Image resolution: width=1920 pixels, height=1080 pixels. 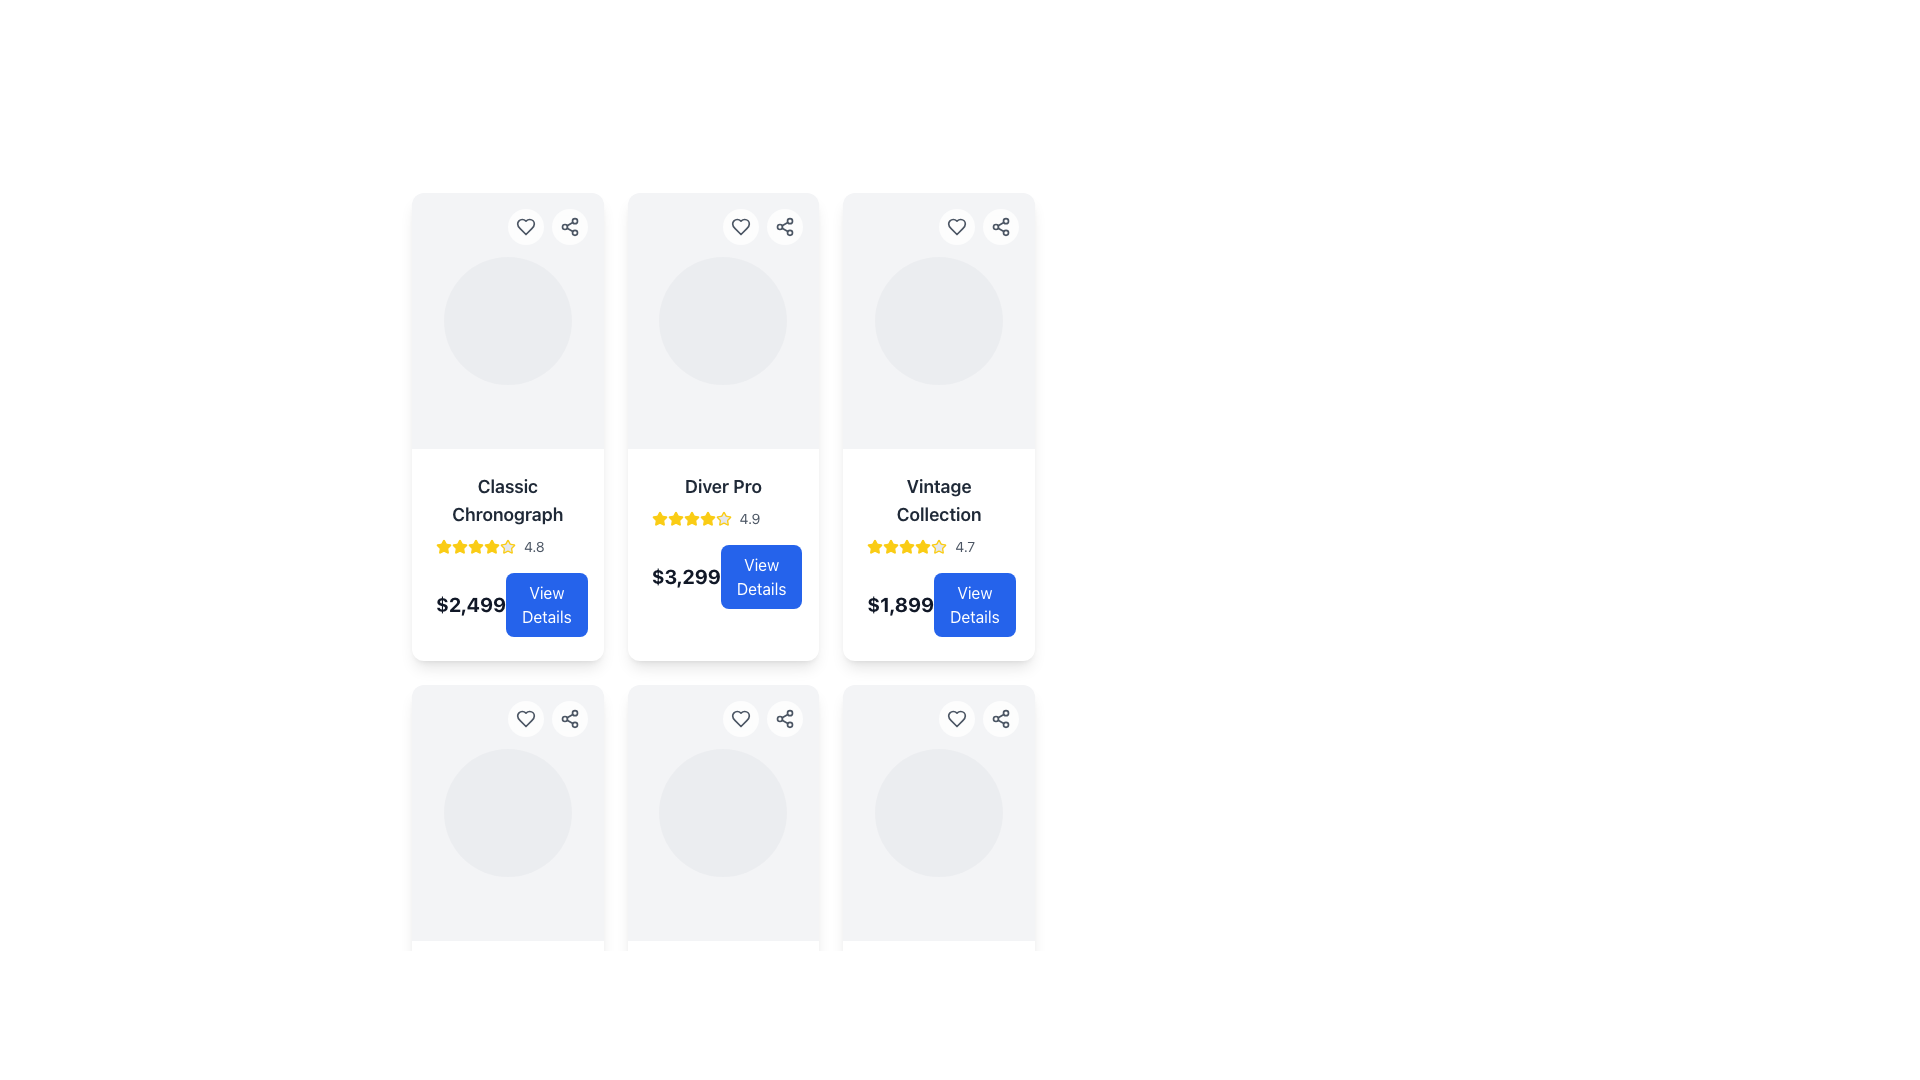 What do you see at coordinates (740, 717) in the screenshot?
I see `the first icon button featuring a heart-shaped outline located at the upper right corner of the card` at bounding box center [740, 717].